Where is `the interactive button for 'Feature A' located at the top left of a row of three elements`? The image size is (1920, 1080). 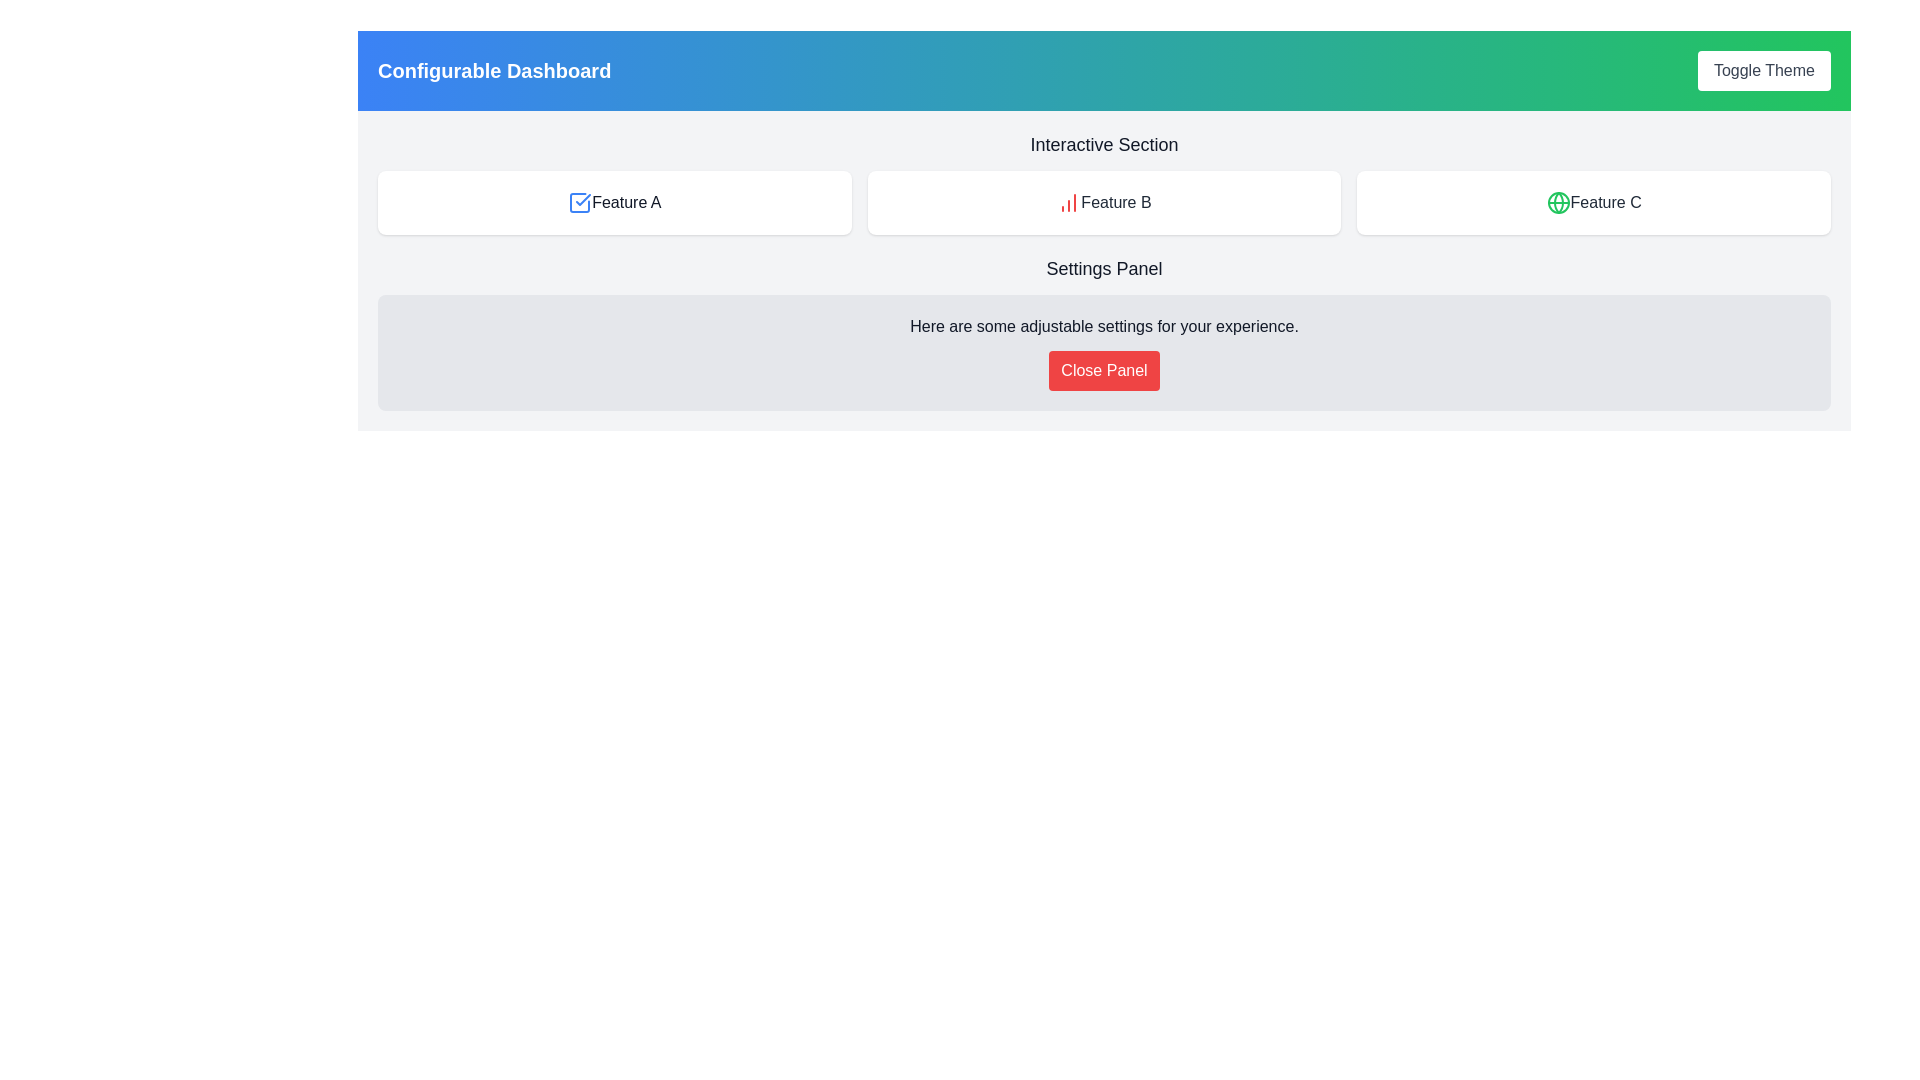
the interactive button for 'Feature A' located at the top left of a row of three elements is located at coordinates (613, 203).